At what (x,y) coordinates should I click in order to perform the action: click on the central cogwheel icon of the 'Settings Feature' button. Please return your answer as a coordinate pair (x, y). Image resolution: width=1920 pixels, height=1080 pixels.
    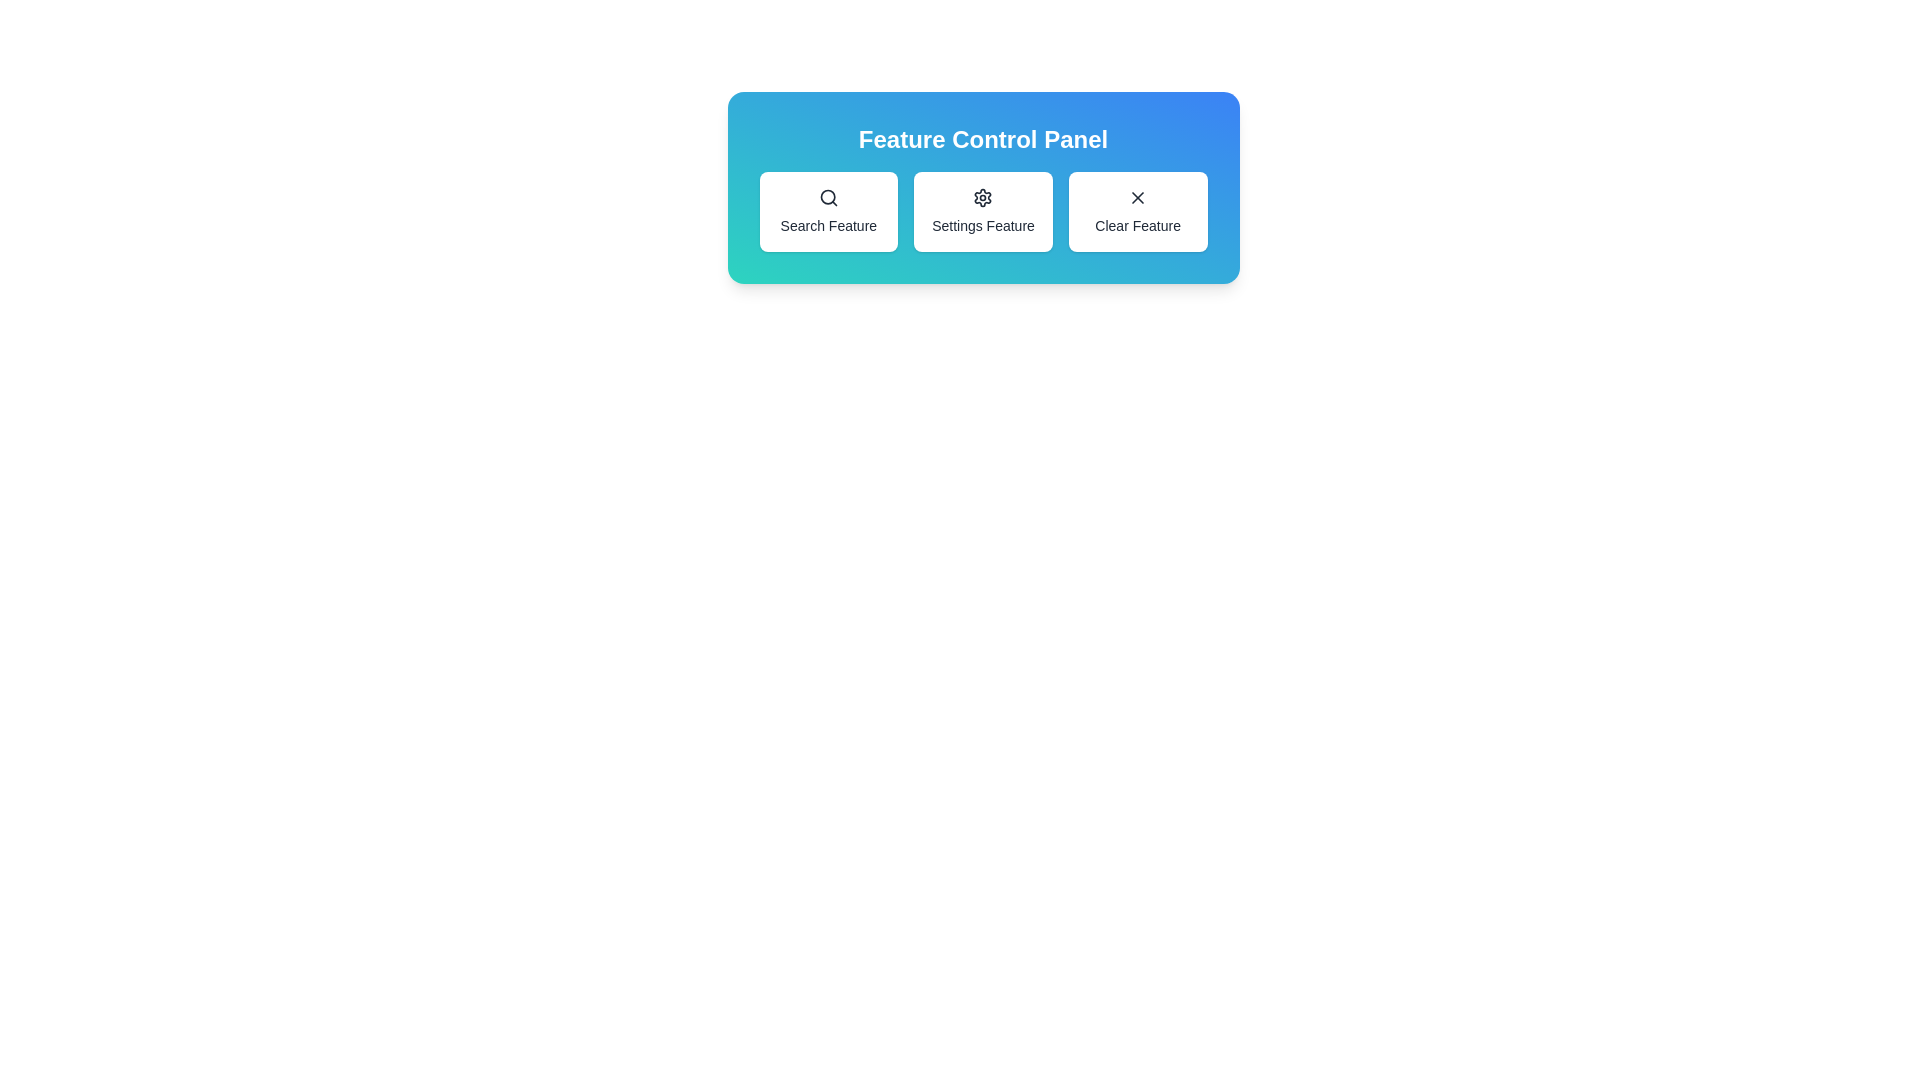
    Looking at the image, I should click on (983, 197).